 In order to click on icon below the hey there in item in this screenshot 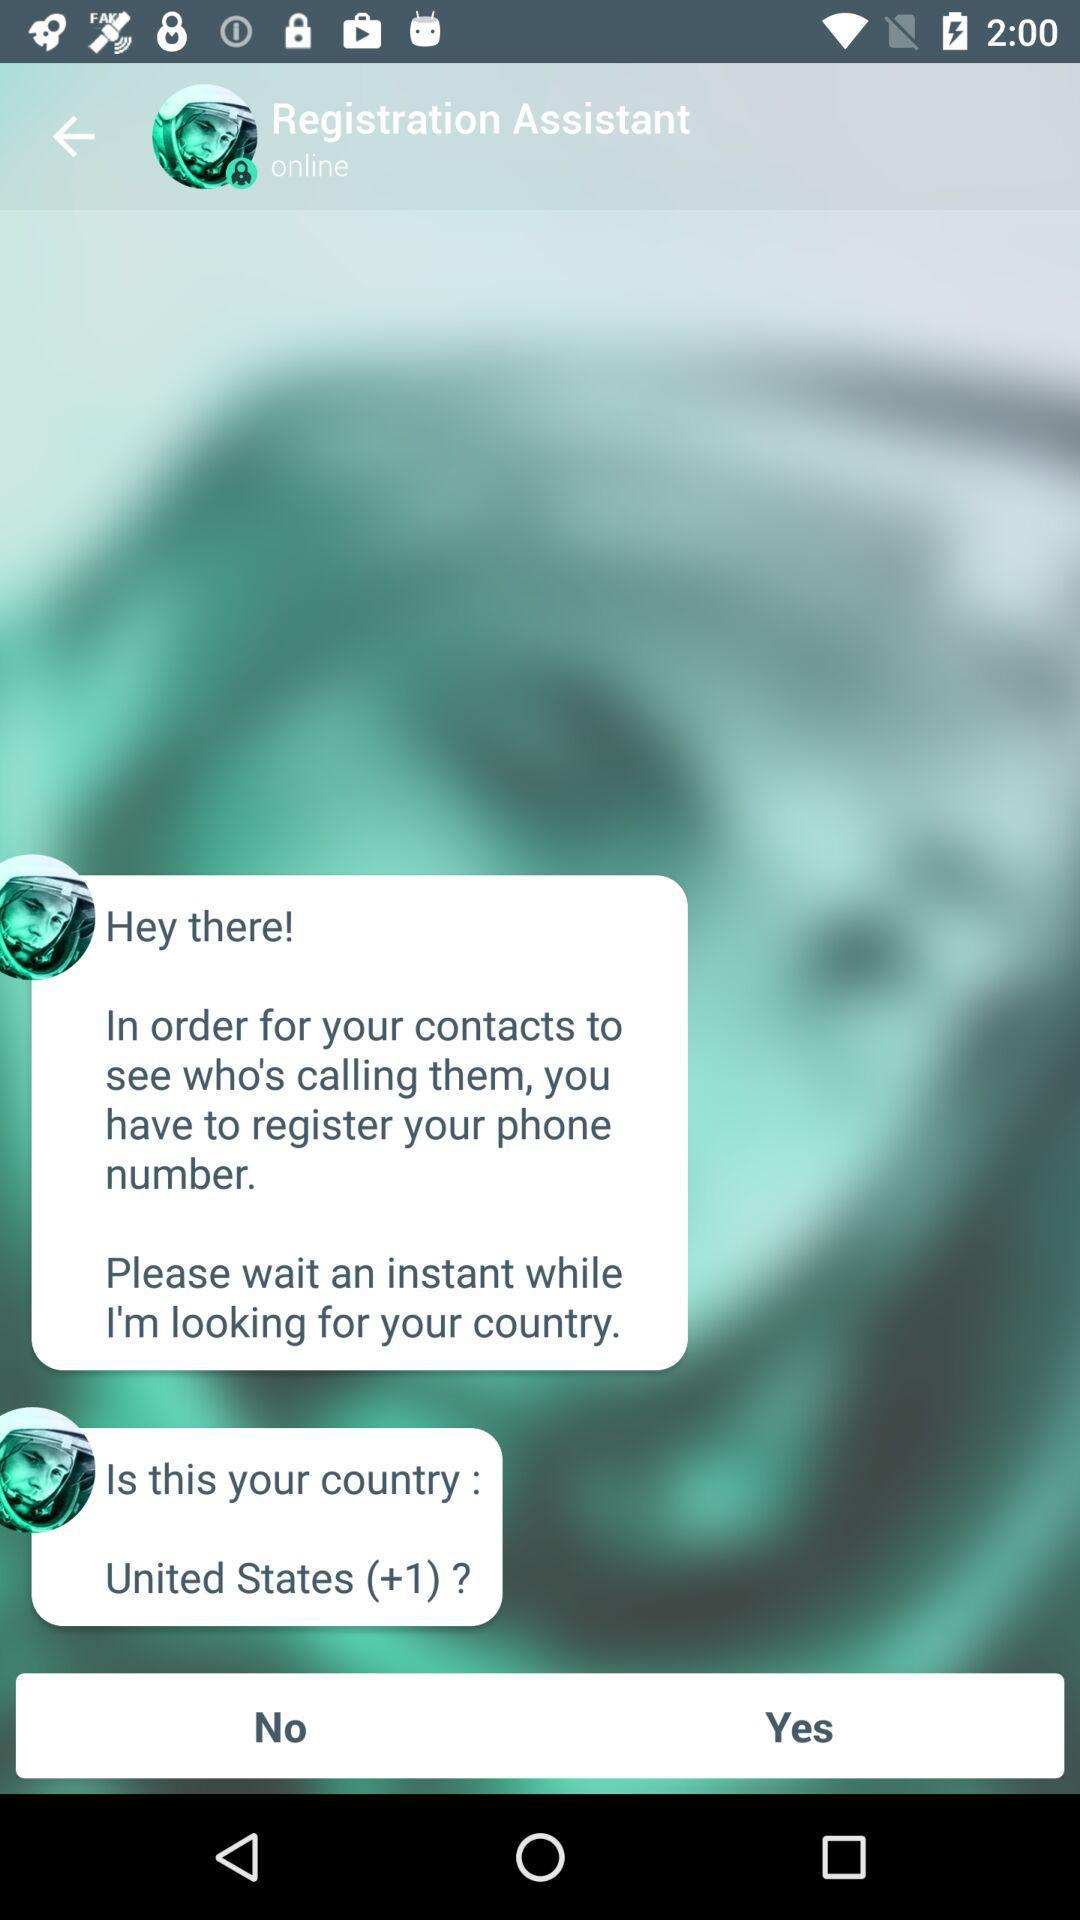, I will do `click(798, 1724)`.